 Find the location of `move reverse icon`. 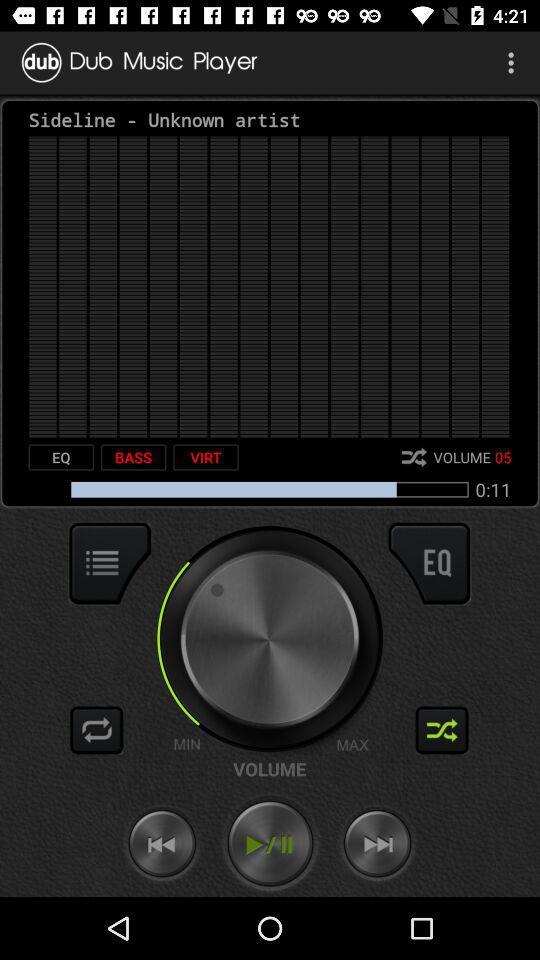

move reverse icon is located at coordinates (161, 843).